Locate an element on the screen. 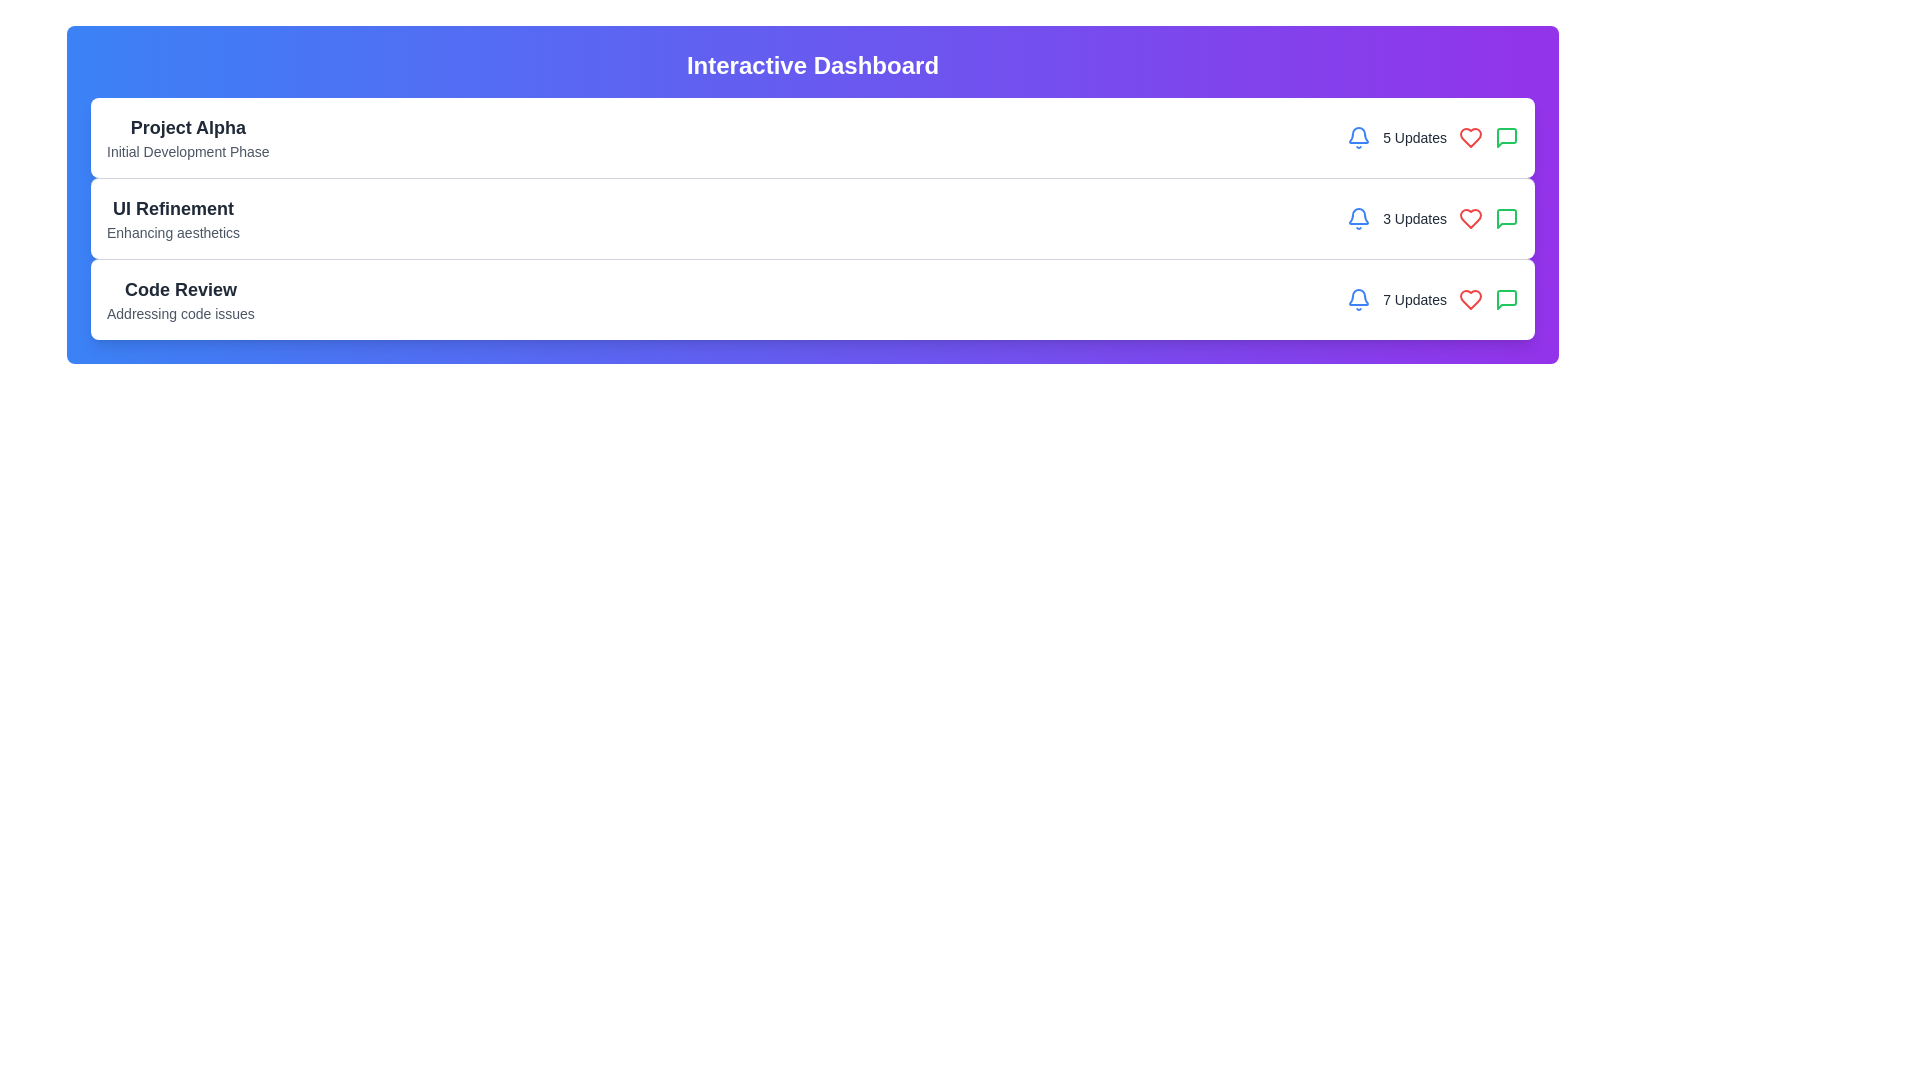 The image size is (1920, 1080). text label displaying 'Addressing code issues', which is styled in a small gray font and located below the 'Code Review' title in the third card of the Interactive Dashboard is located at coordinates (180, 313).